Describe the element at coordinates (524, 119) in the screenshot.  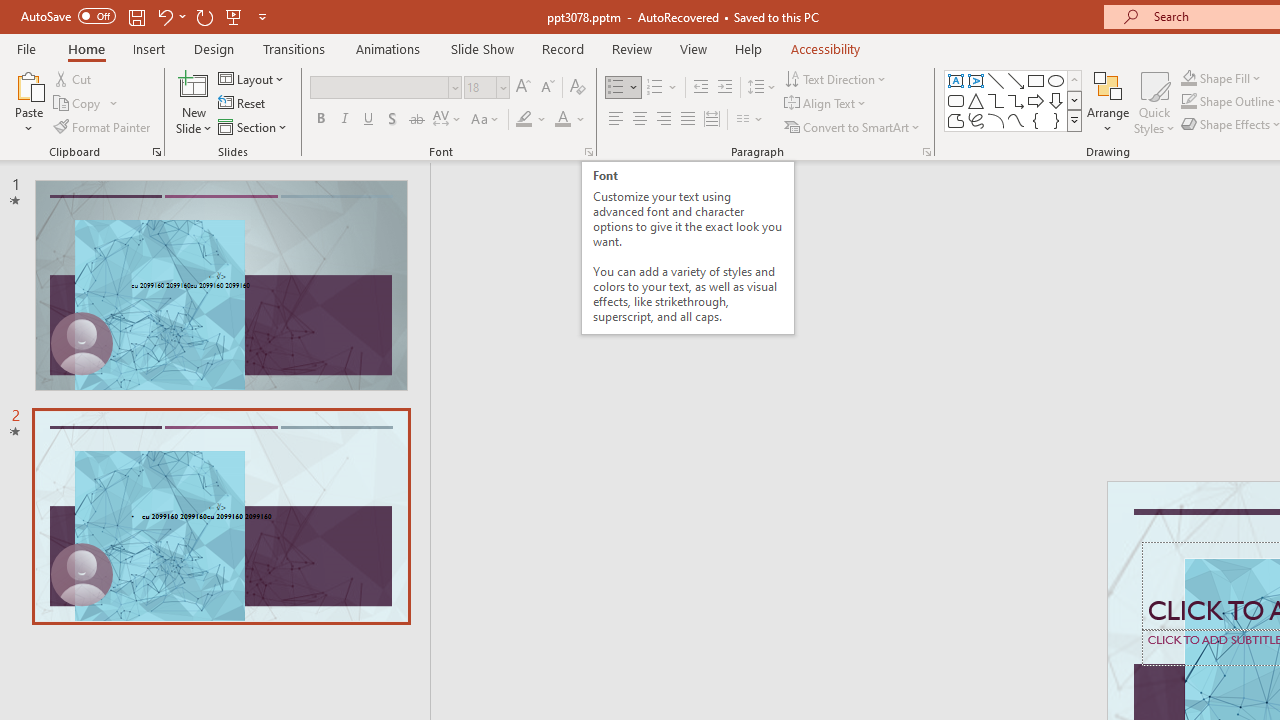
I see `'Text Highlight Color Yellow'` at that location.